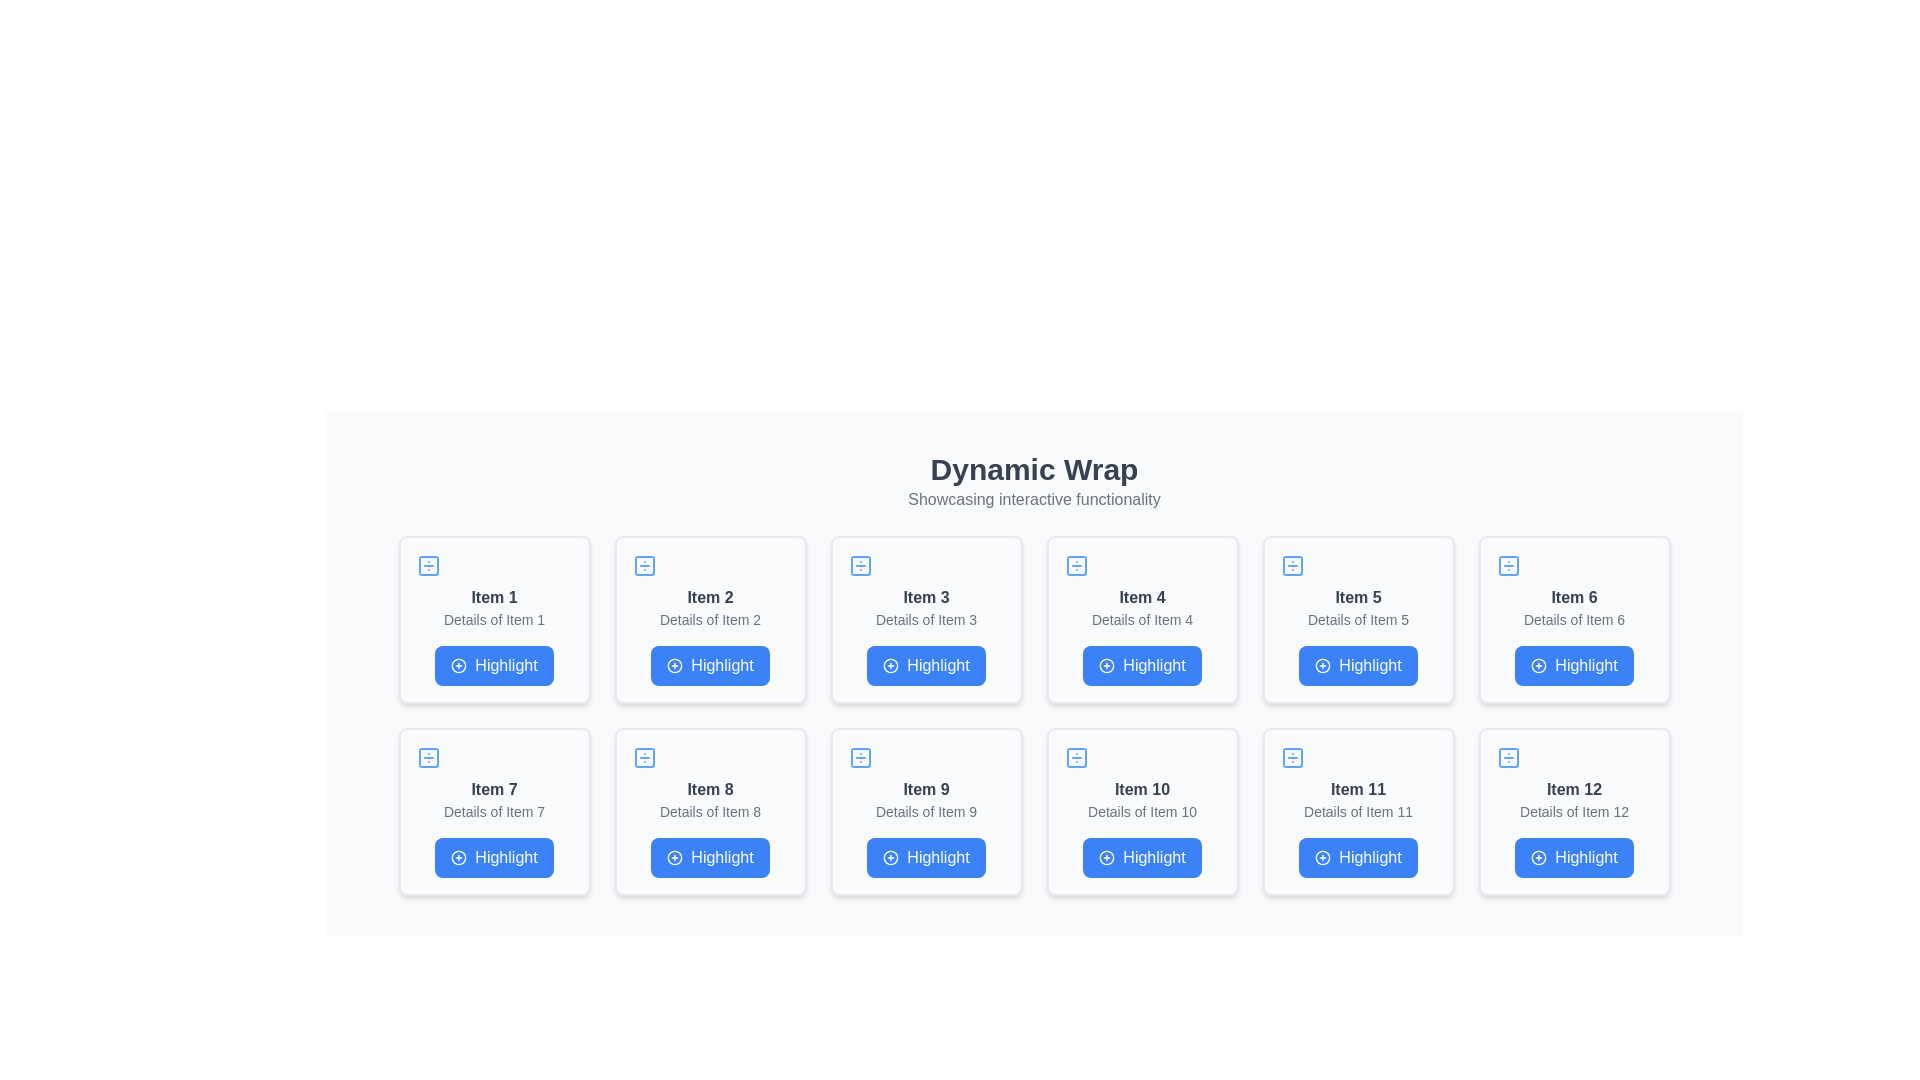 The width and height of the screenshot is (1920, 1080). Describe the element at coordinates (1538, 856) in the screenshot. I see `the SVG Circle that is part of the circular plus icon located near the bottom-right corner of the layout, adjacent to the 'Highlight' button of 'Item 12'` at that location.